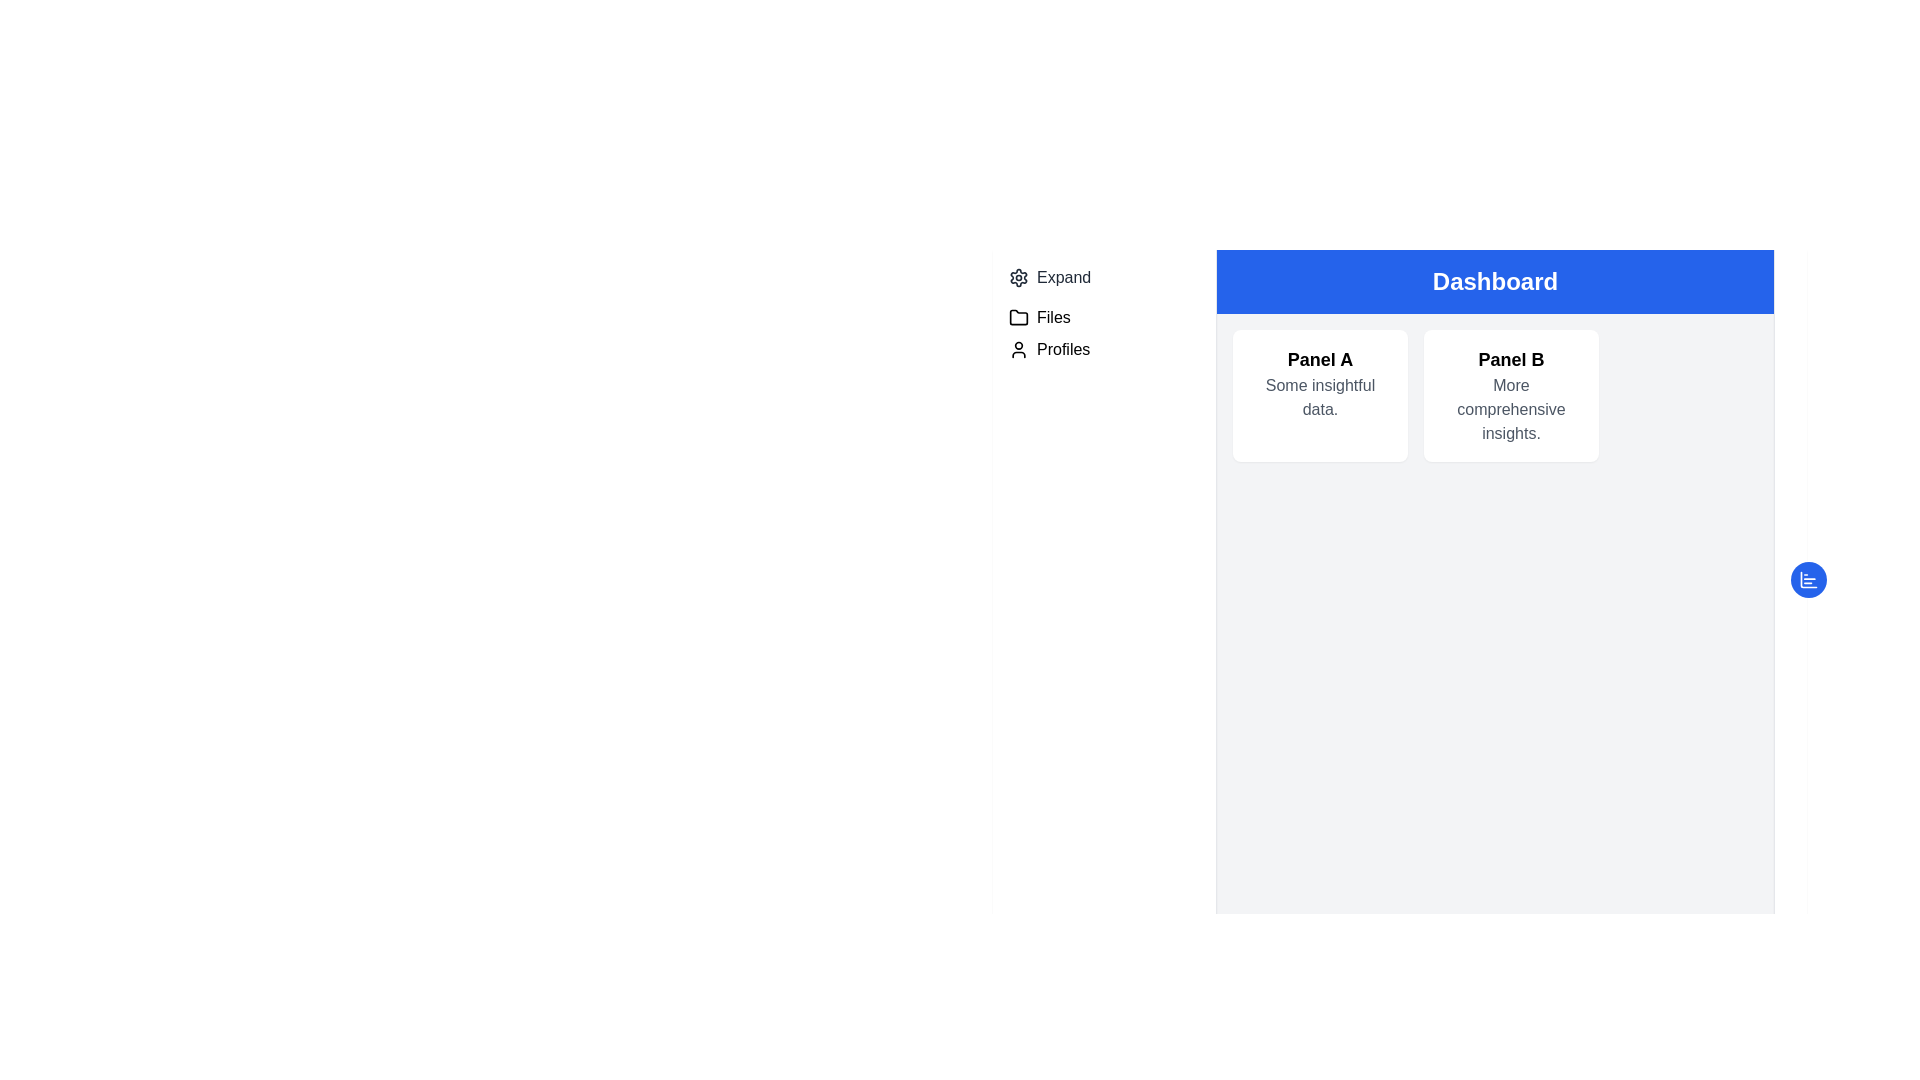 The height and width of the screenshot is (1080, 1920). Describe the element at coordinates (1320, 397) in the screenshot. I see `text element that displays 'Some insightful data.' located in the left section of 'Panel A'` at that location.